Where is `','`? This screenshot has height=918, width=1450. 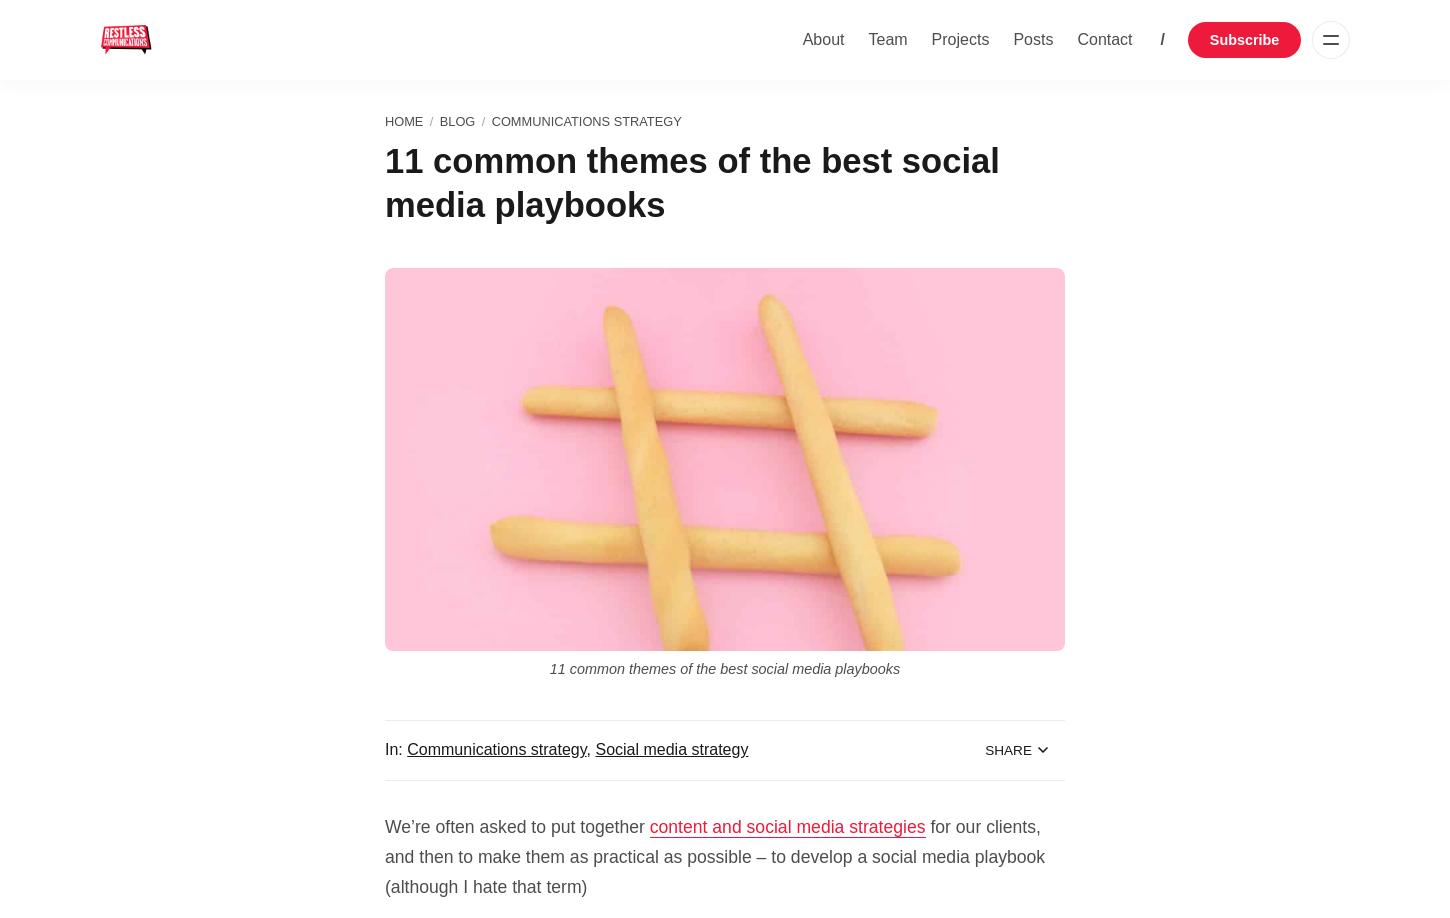 ',' is located at coordinates (590, 747).